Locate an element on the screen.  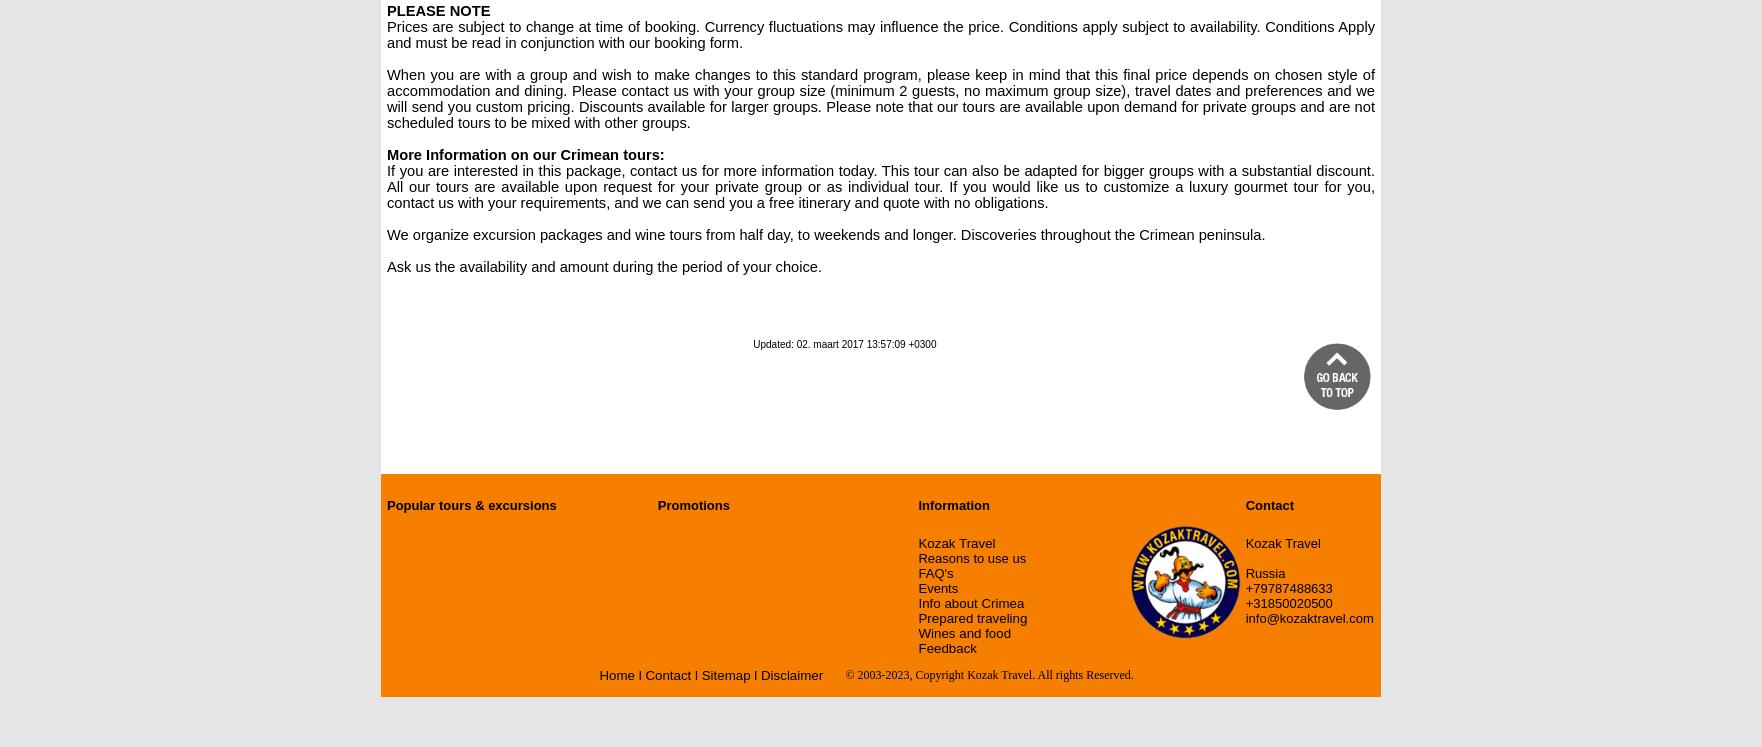
'+318' is located at coordinates (1245, 603).